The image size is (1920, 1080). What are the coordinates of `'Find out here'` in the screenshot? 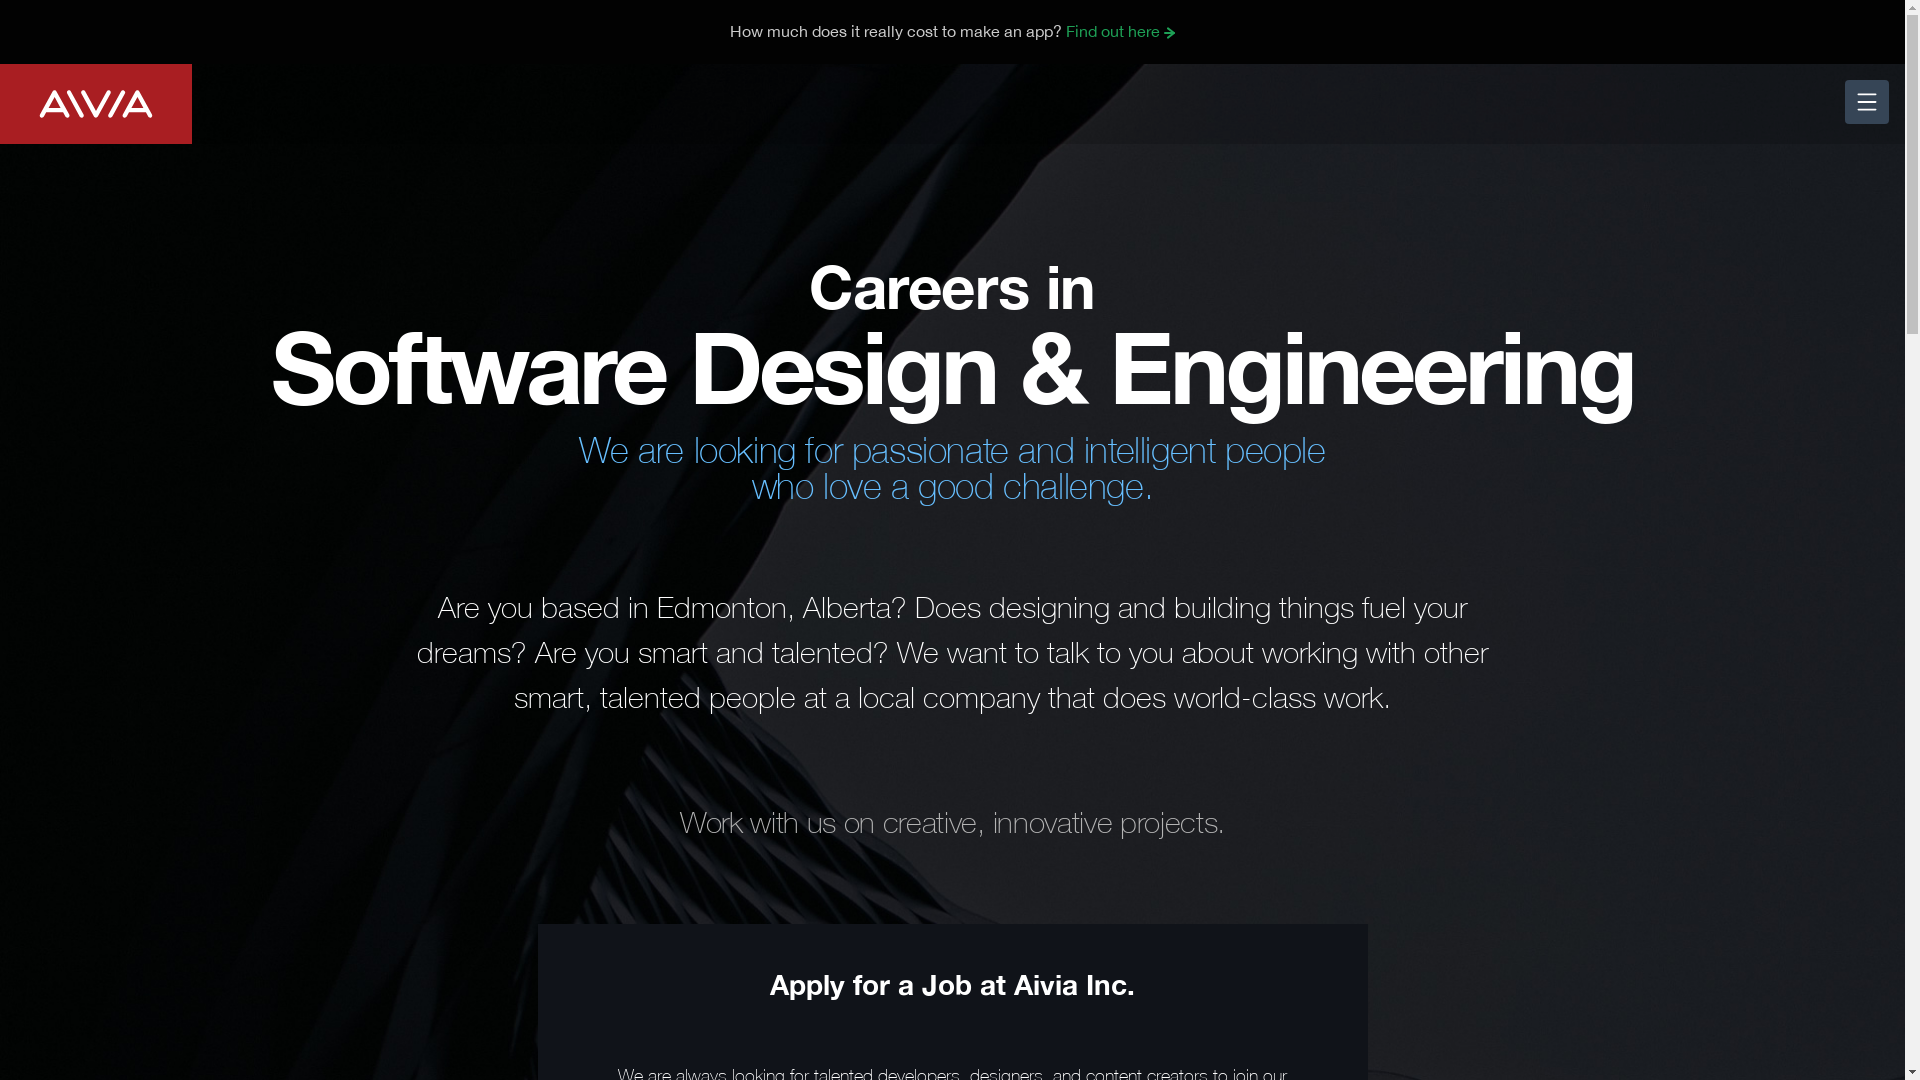 It's located at (1121, 31).